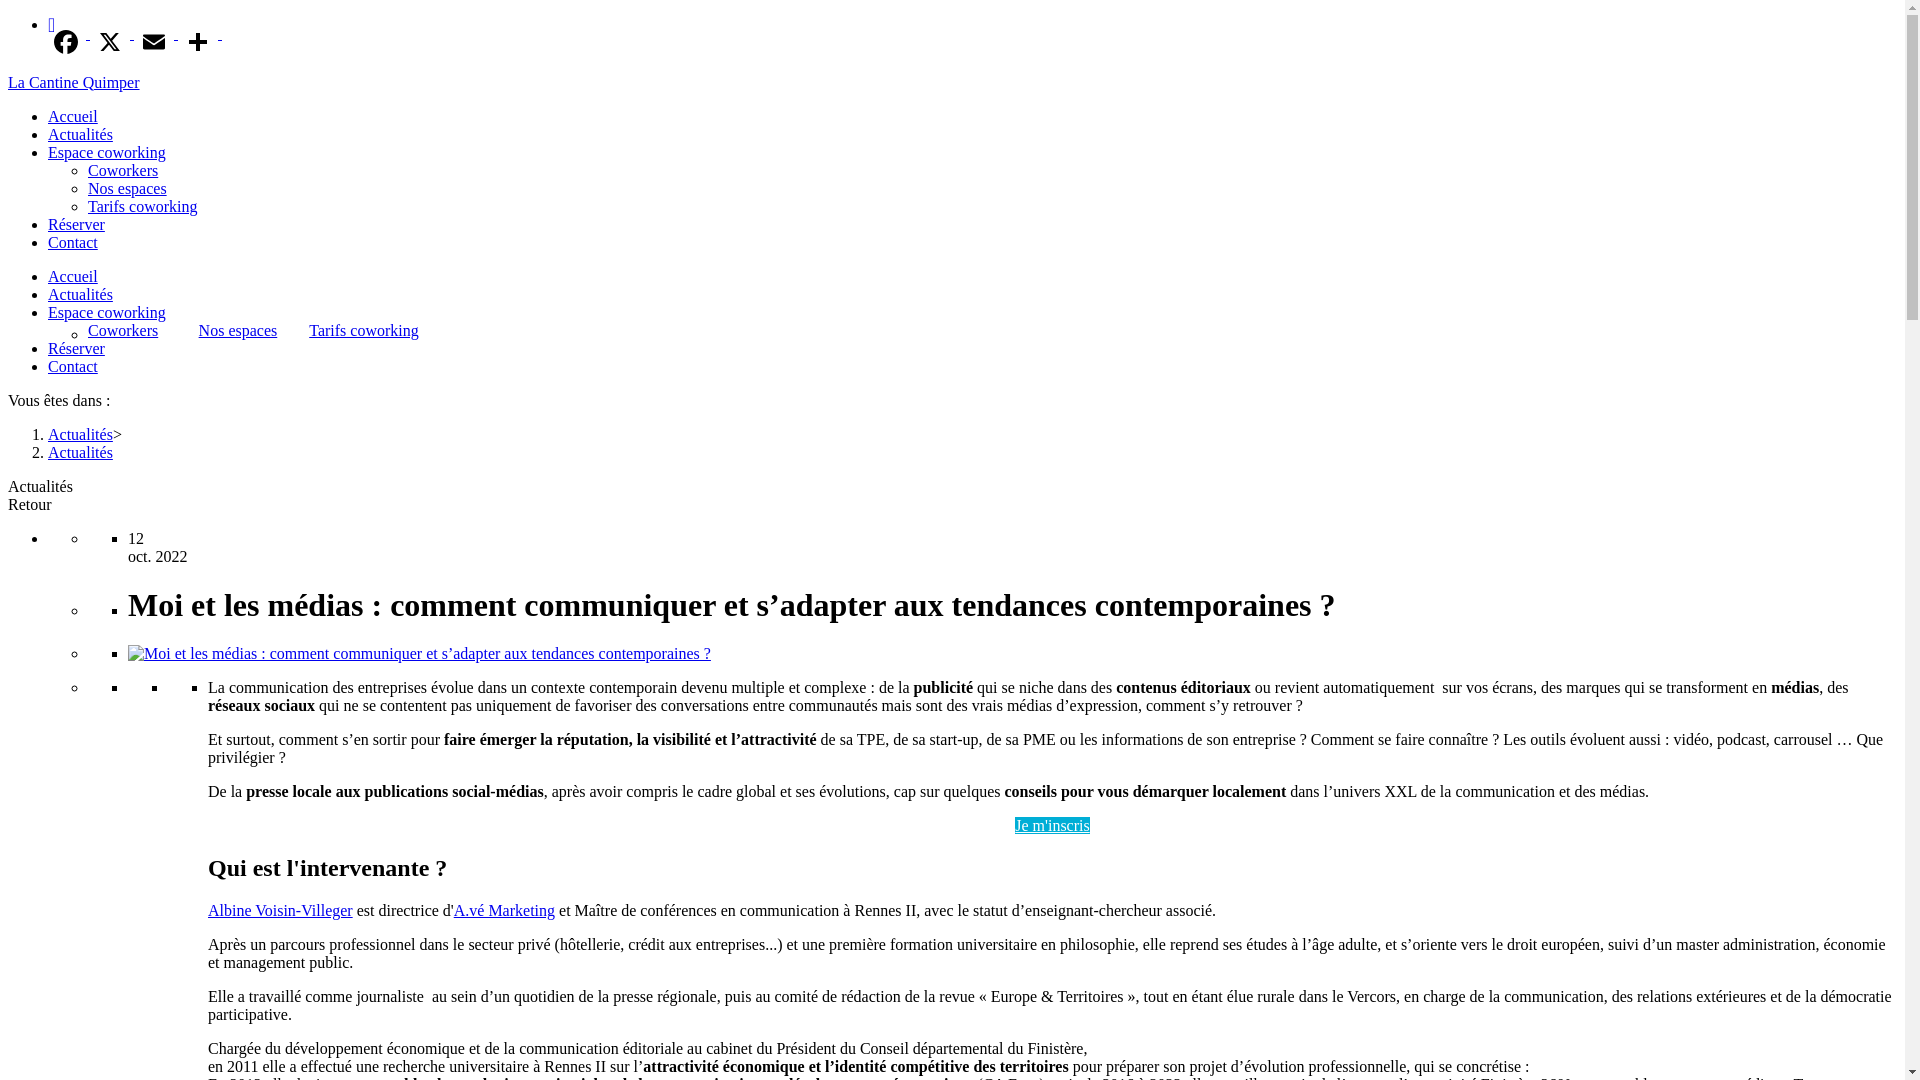  Describe the element at coordinates (72, 241) in the screenshot. I see `'Contact'` at that location.